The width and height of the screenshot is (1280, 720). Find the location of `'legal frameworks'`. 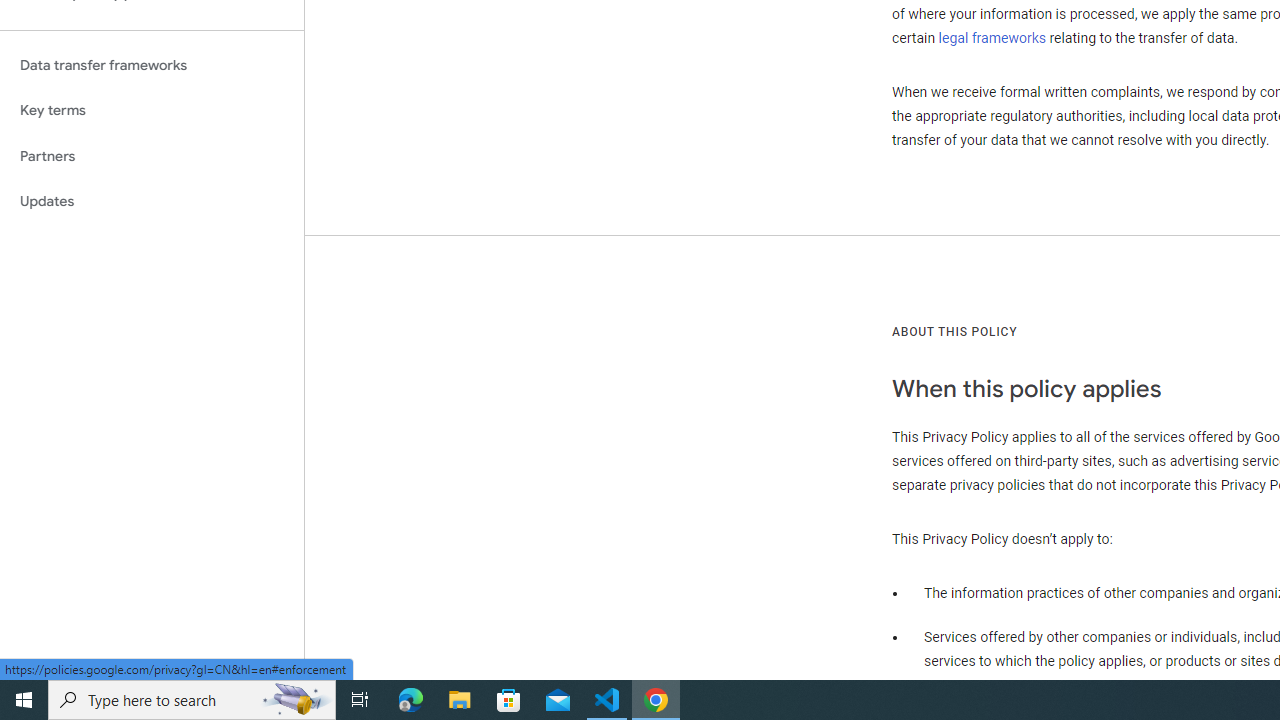

'legal frameworks' is located at coordinates (992, 37).